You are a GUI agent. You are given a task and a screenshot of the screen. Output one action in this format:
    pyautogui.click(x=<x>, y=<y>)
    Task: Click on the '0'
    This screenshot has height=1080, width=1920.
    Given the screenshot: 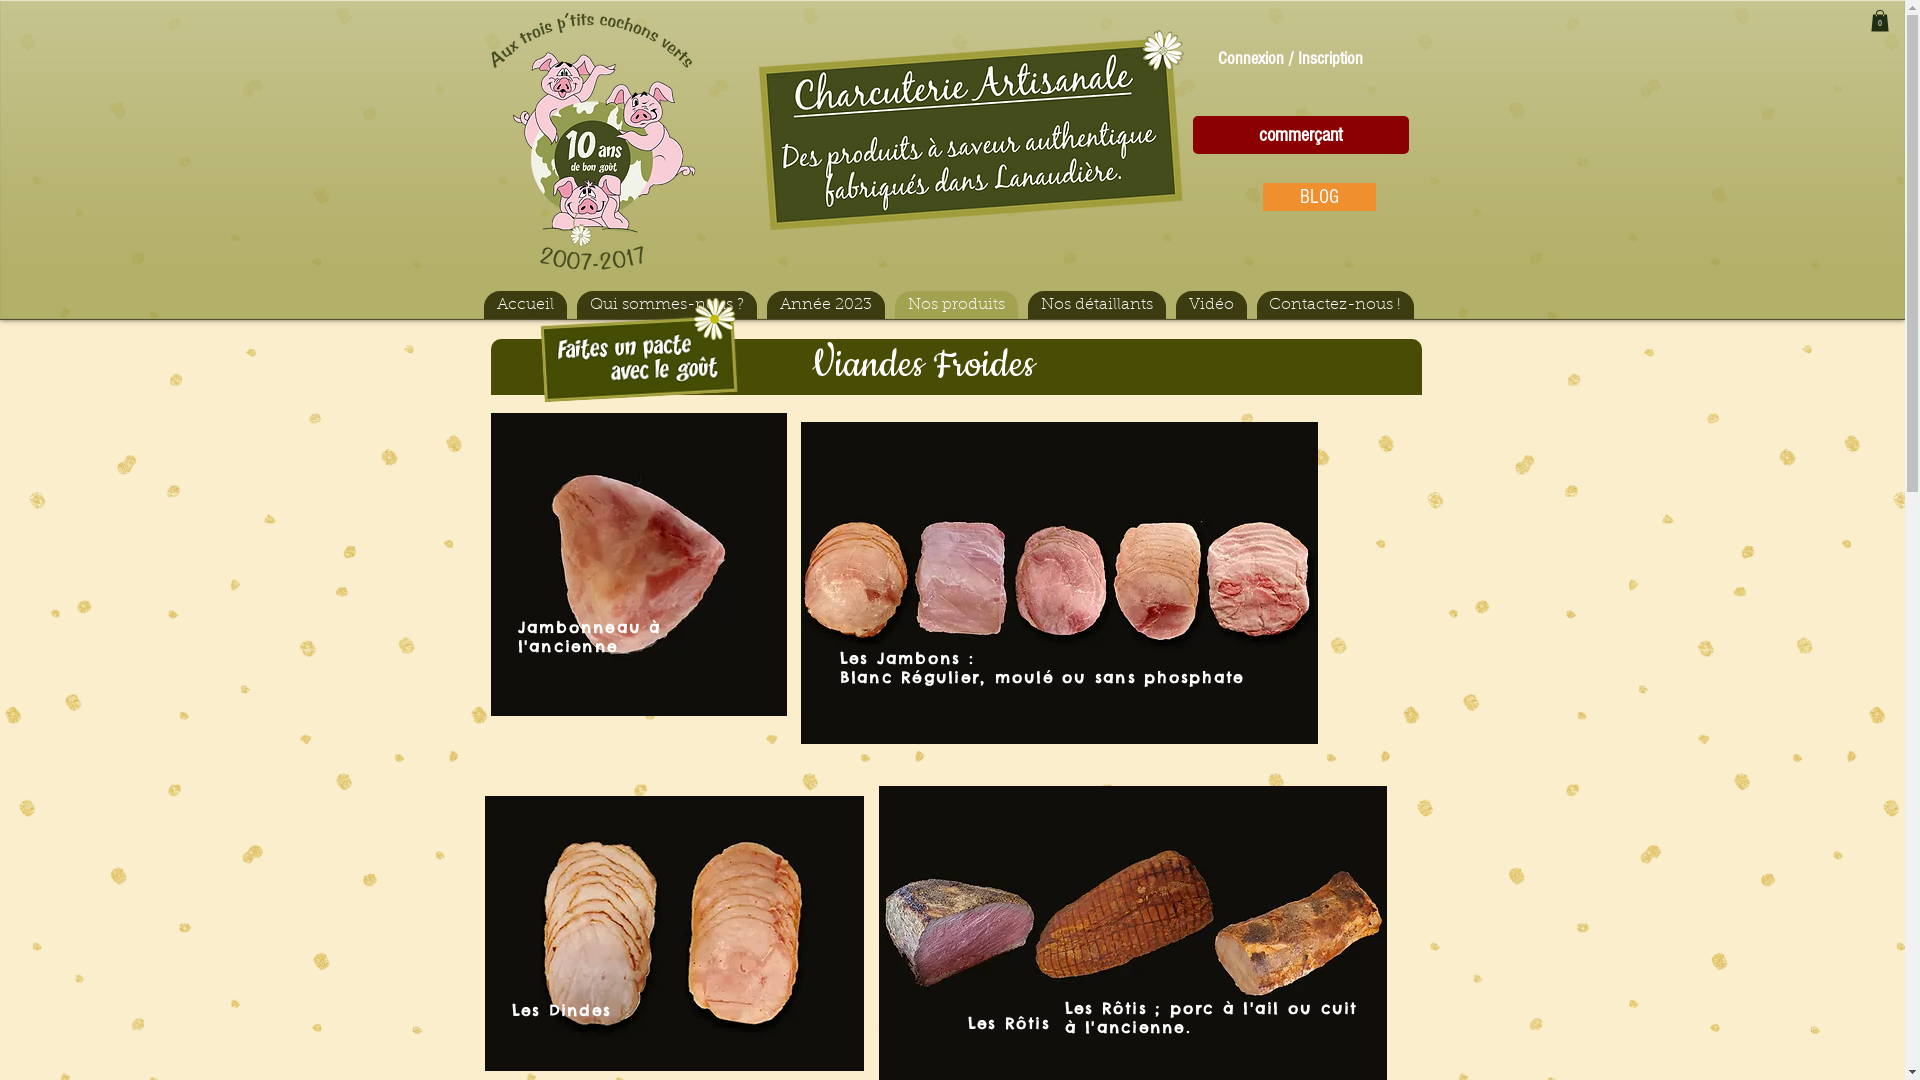 What is the action you would take?
    pyautogui.click(x=1869, y=20)
    